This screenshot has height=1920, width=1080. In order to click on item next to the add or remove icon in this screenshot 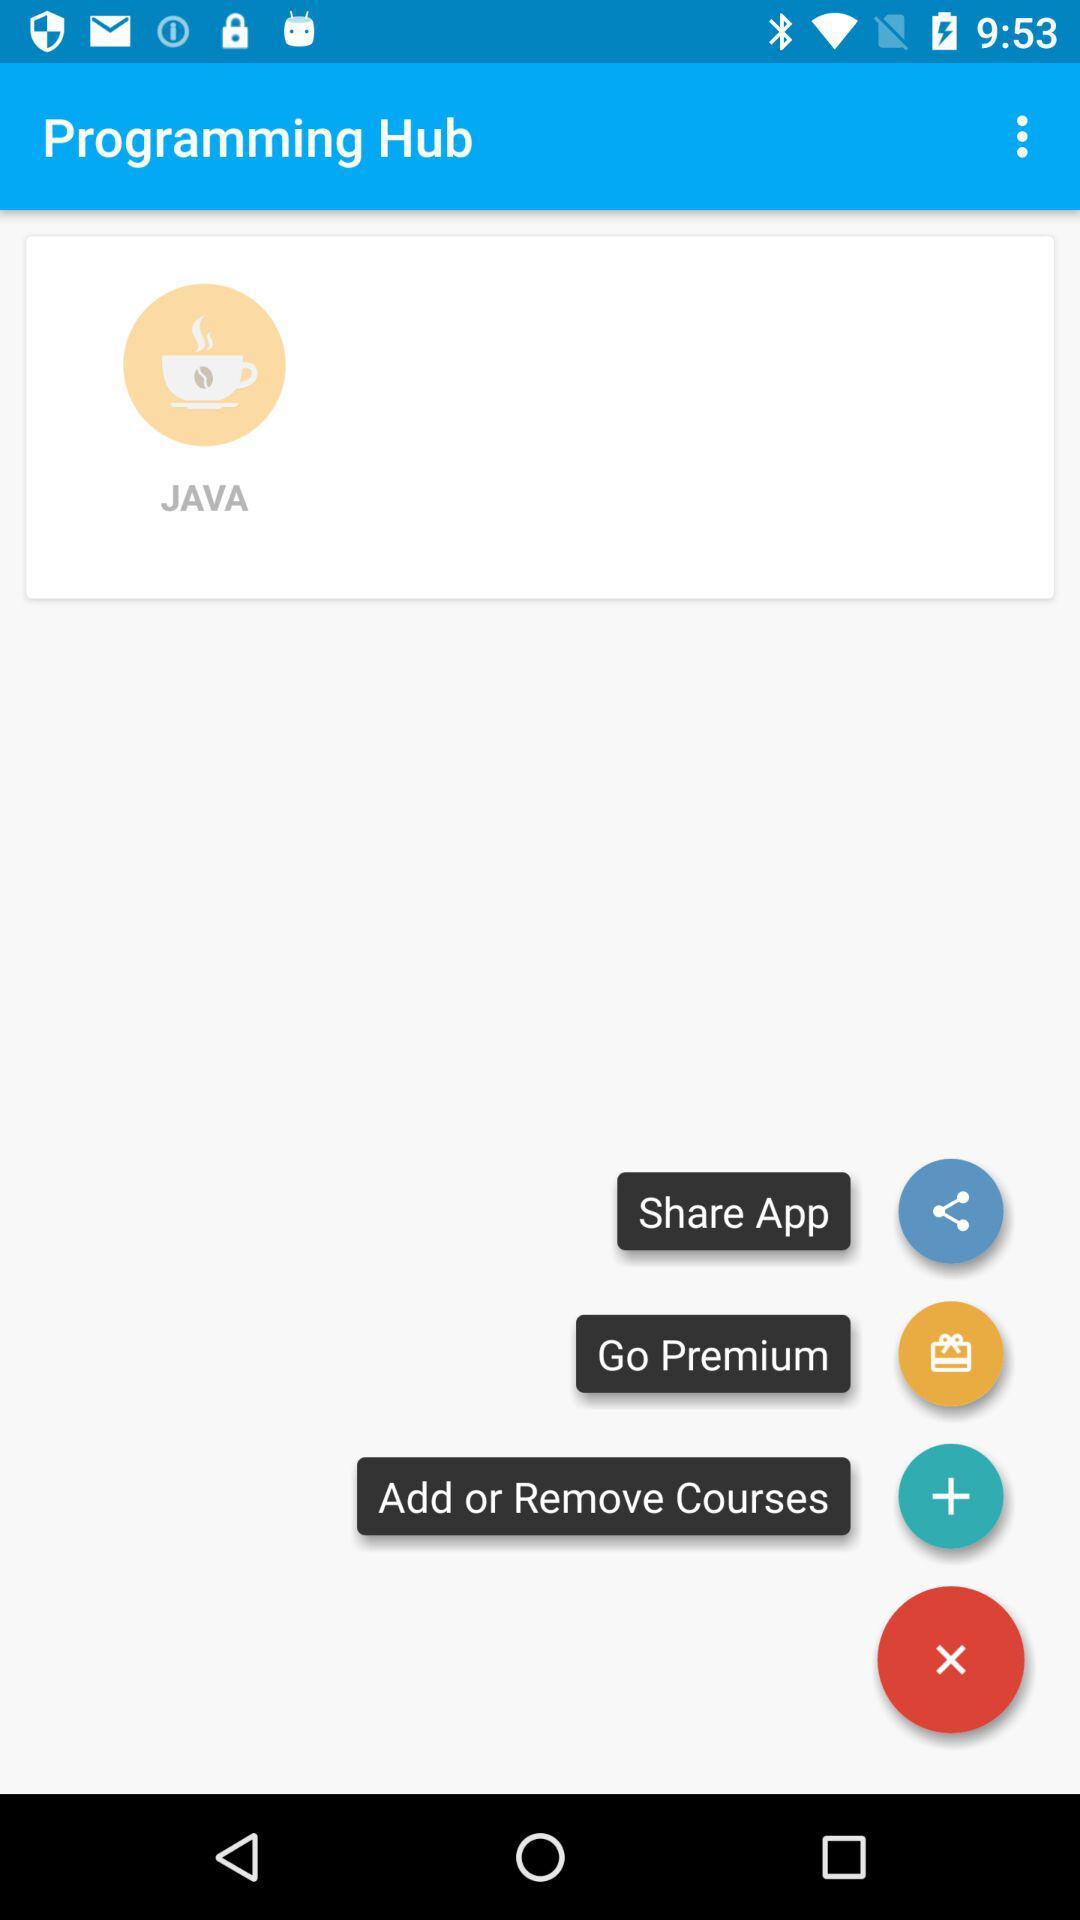, I will do `click(950, 1659)`.